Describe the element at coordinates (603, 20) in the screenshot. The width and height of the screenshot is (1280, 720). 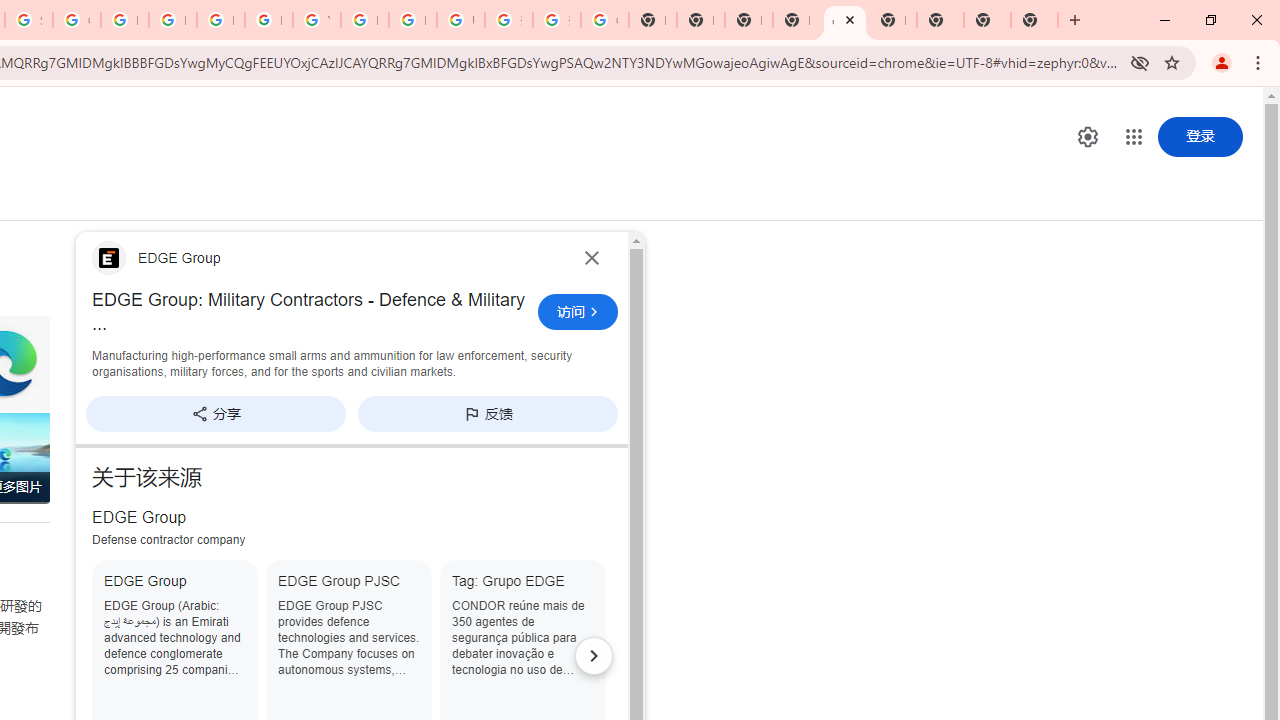
I see `'Google Images'` at that location.